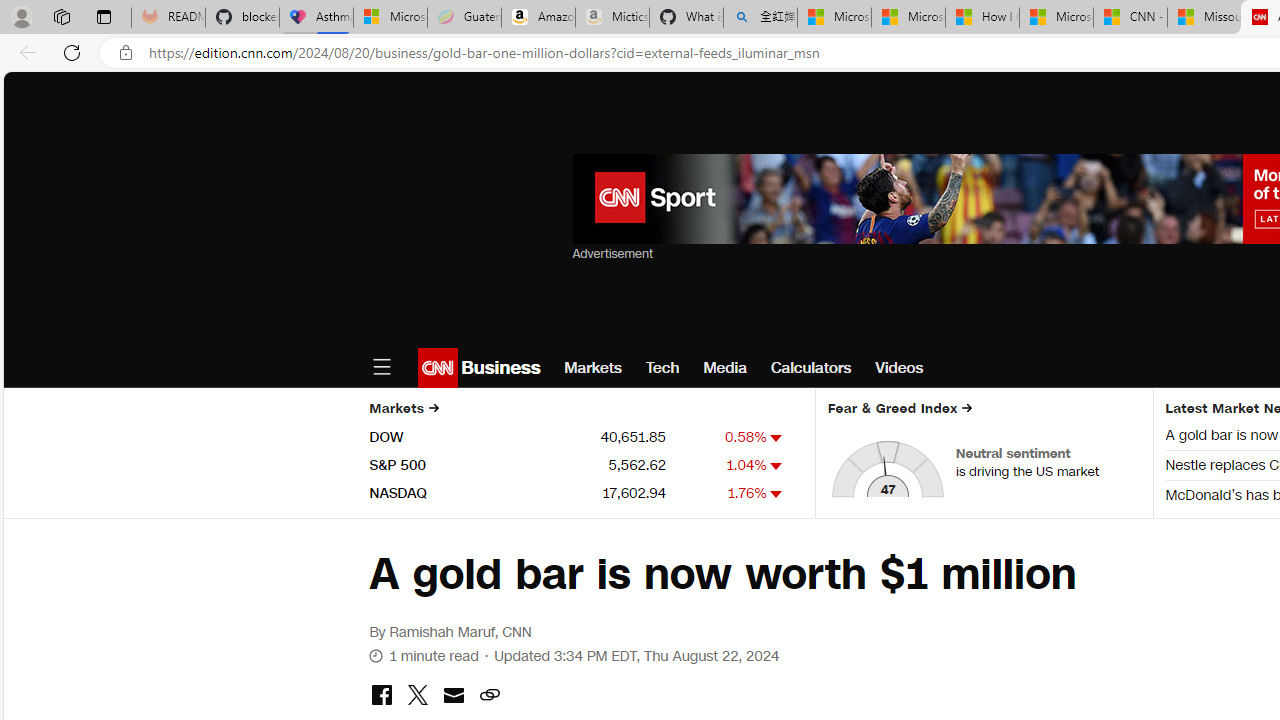  I want to click on 'share with email', so click(452, 697).